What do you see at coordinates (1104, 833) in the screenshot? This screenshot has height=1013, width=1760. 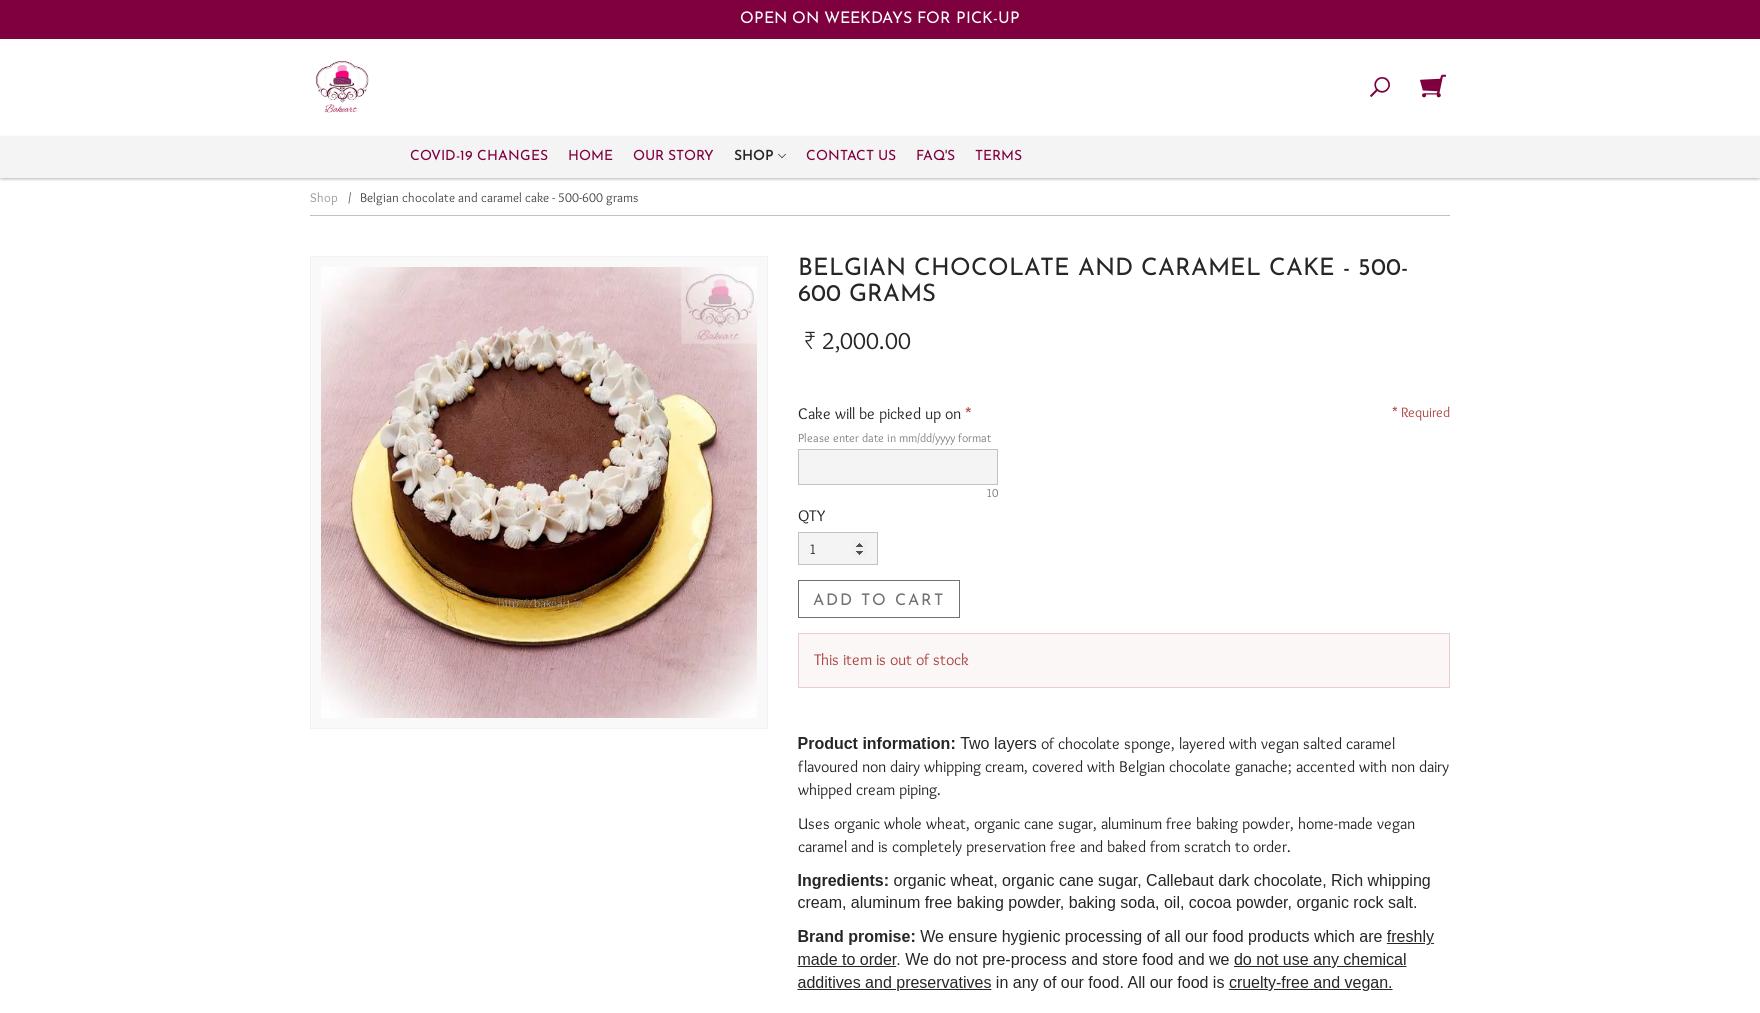 I see `'Uses organic whole wheat, organic cane sugar, aluminum free baking powder, home-made vegan caramel and is completely preservation free and baked from scratch to order.'` at bounding box center [1104, 833].